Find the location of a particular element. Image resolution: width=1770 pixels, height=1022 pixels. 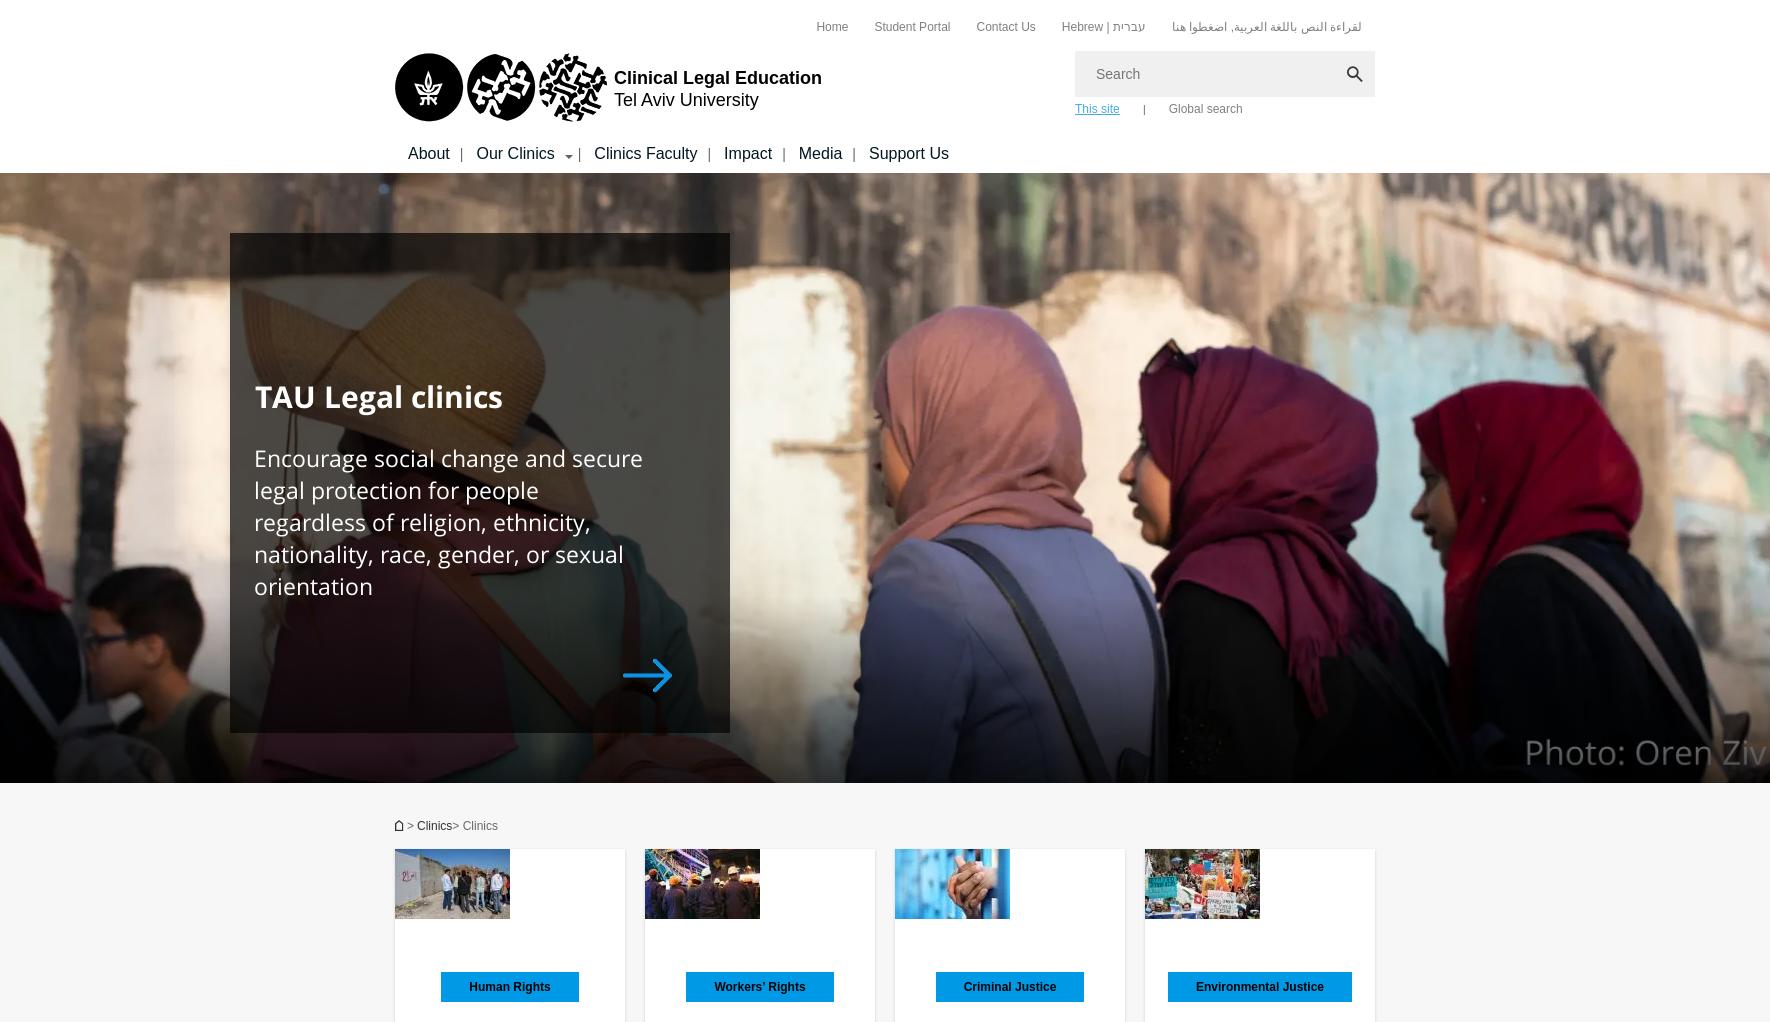

'Global search' is located at coordinates (1204, 108).